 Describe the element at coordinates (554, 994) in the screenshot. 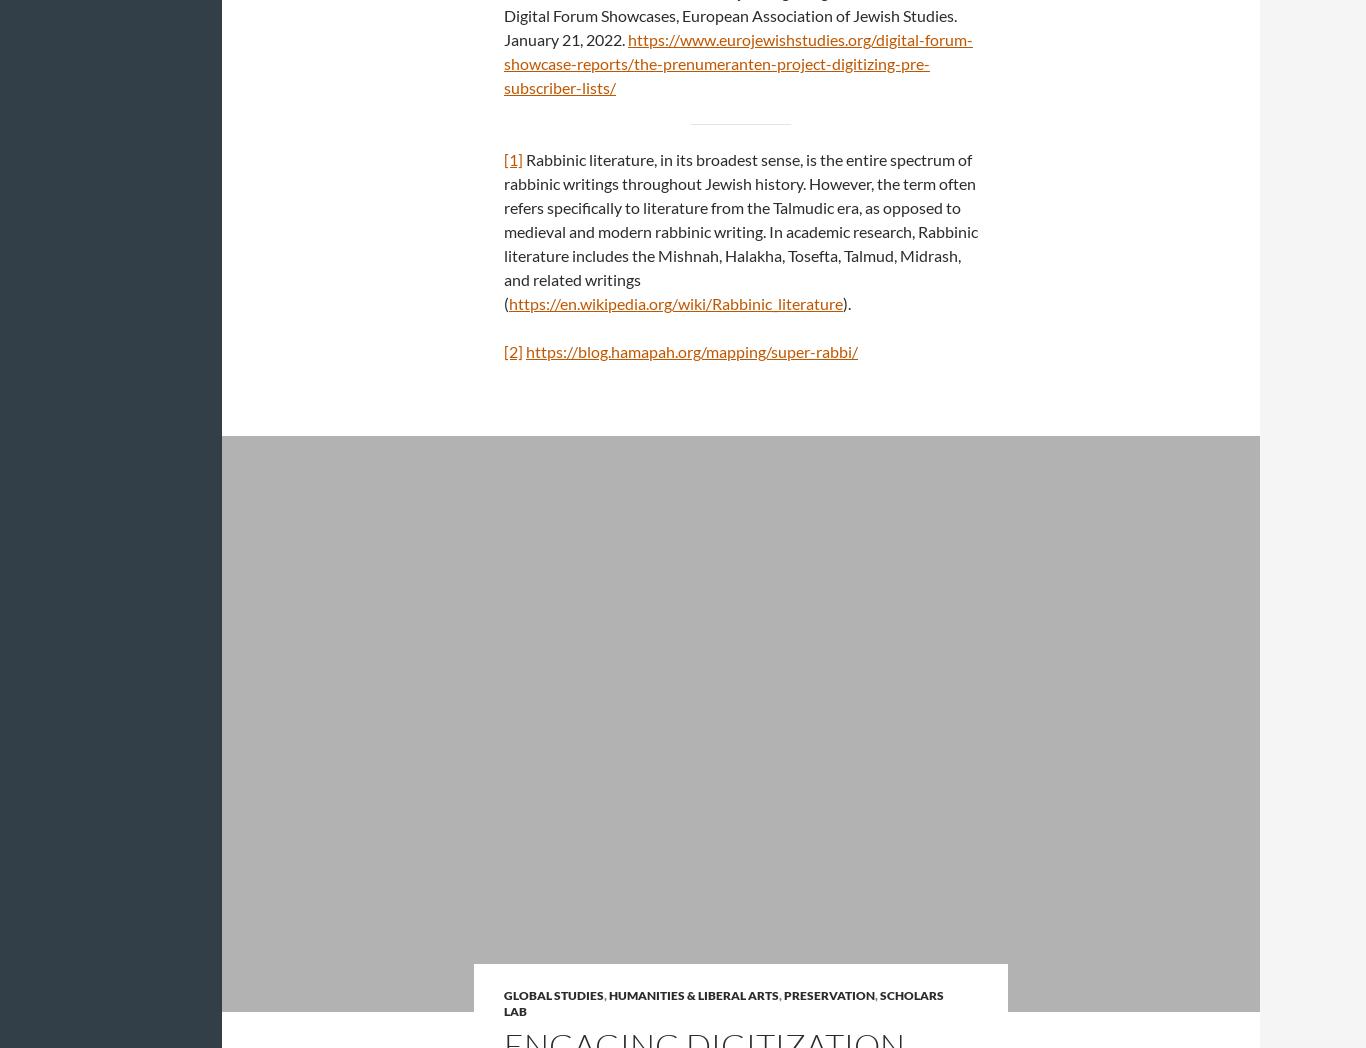

I see `'Global Studies'` at that location.